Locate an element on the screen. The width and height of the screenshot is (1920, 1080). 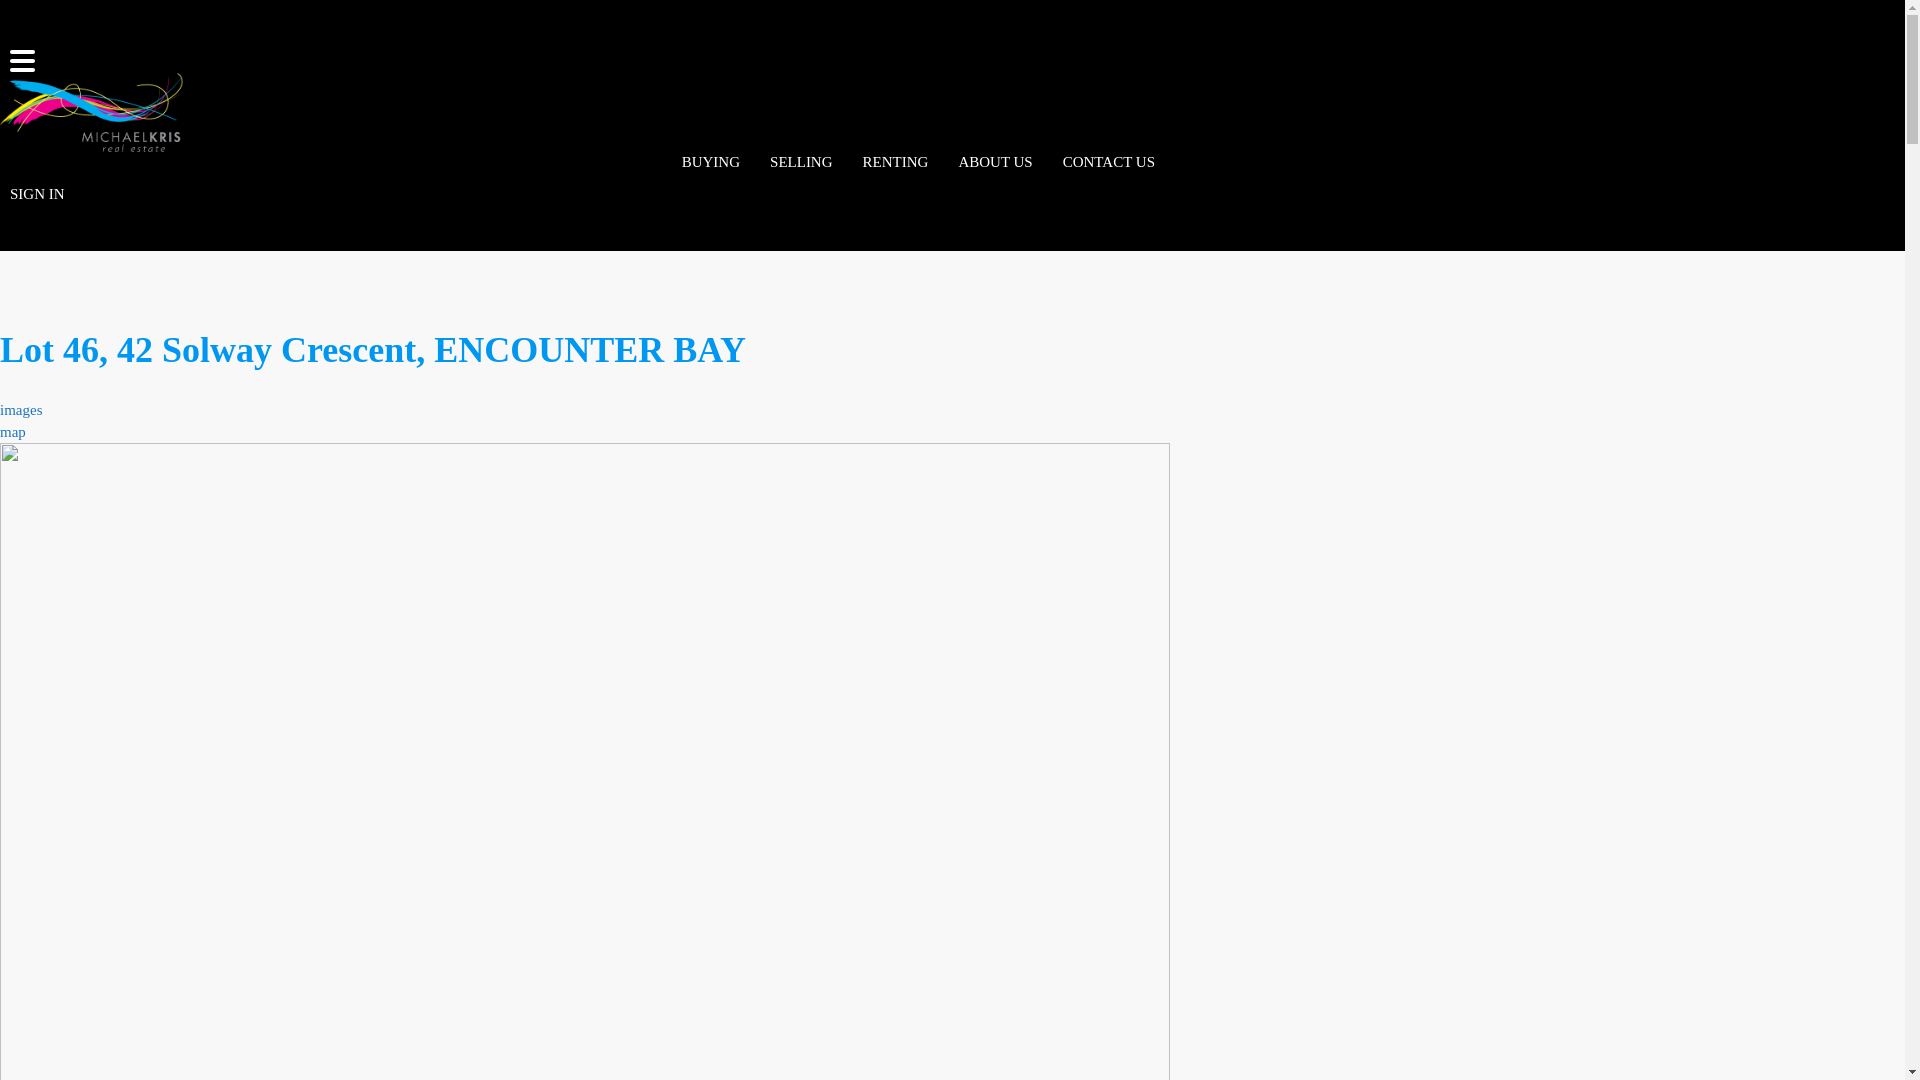
'SIGN IN' is located at coordinates (0, 194).